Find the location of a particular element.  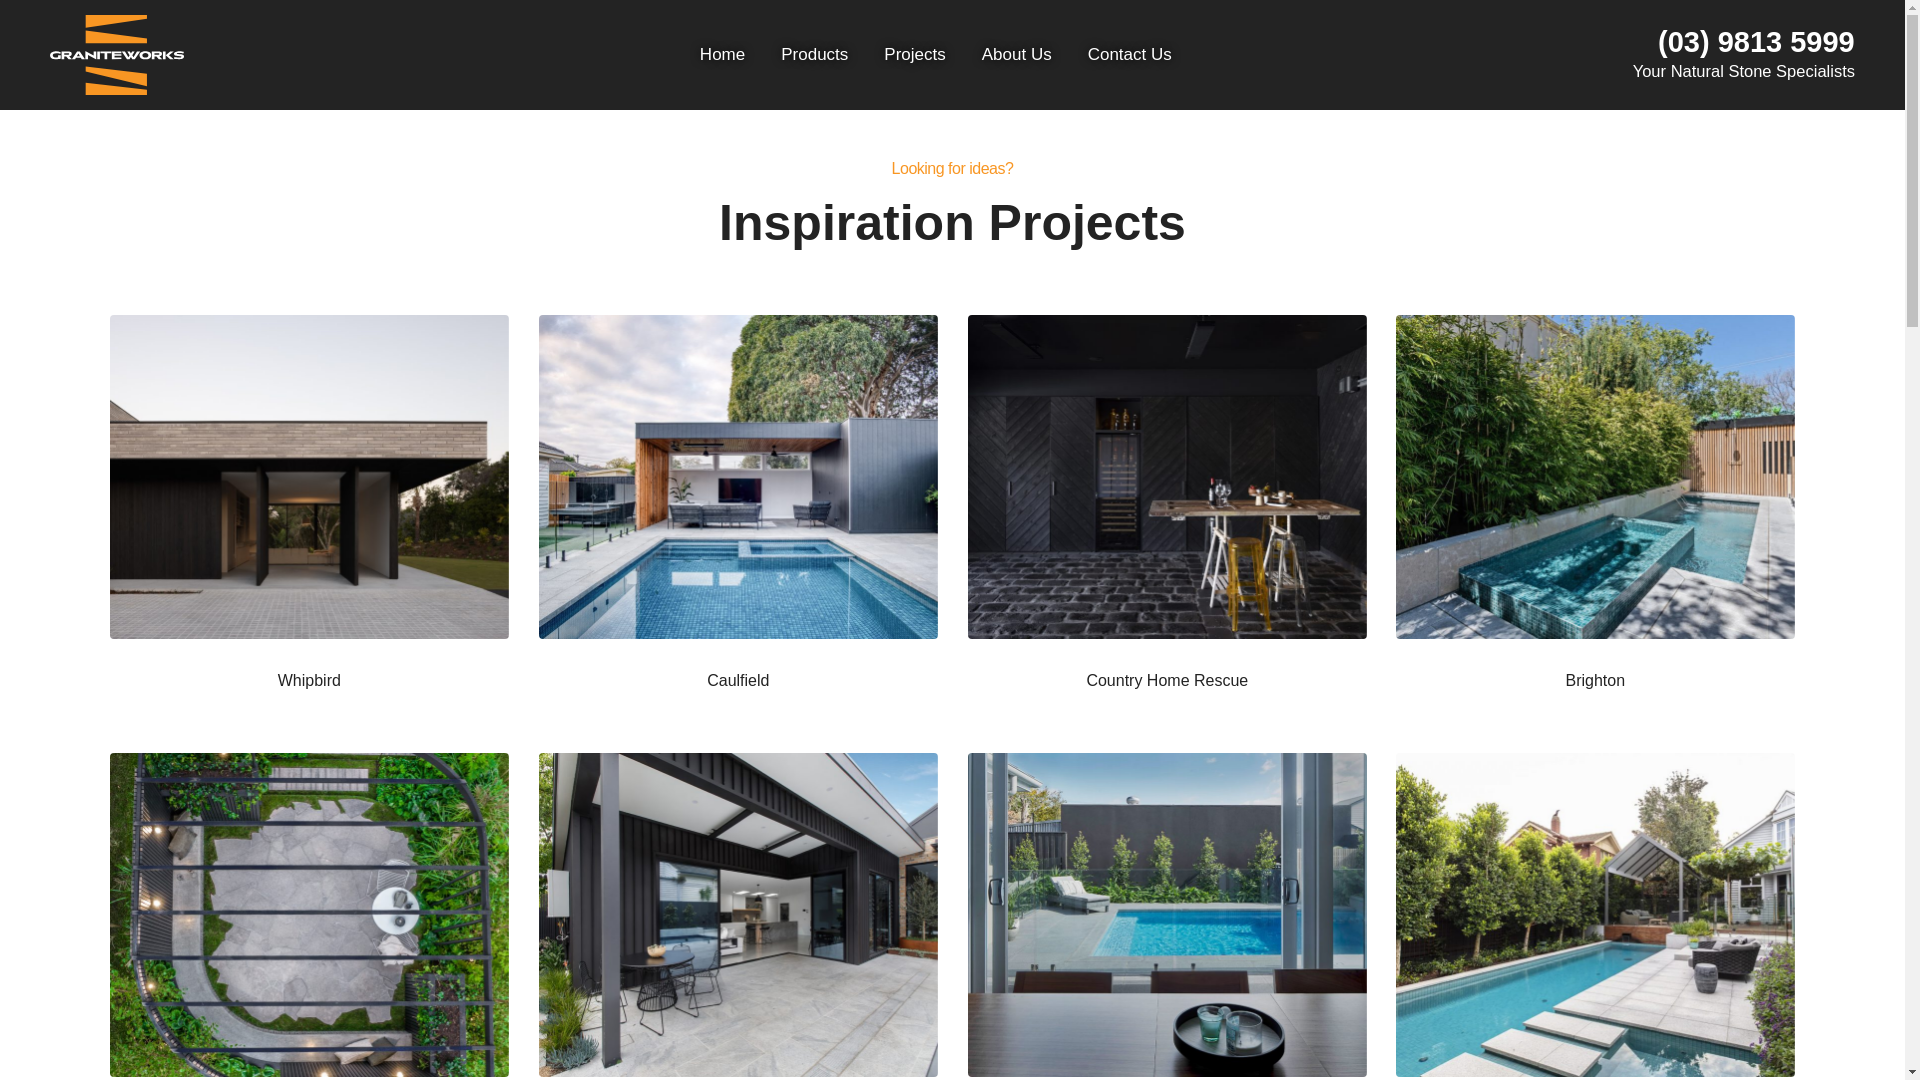

'(03) 9813 5999' is located at coordinates (1657, 42).